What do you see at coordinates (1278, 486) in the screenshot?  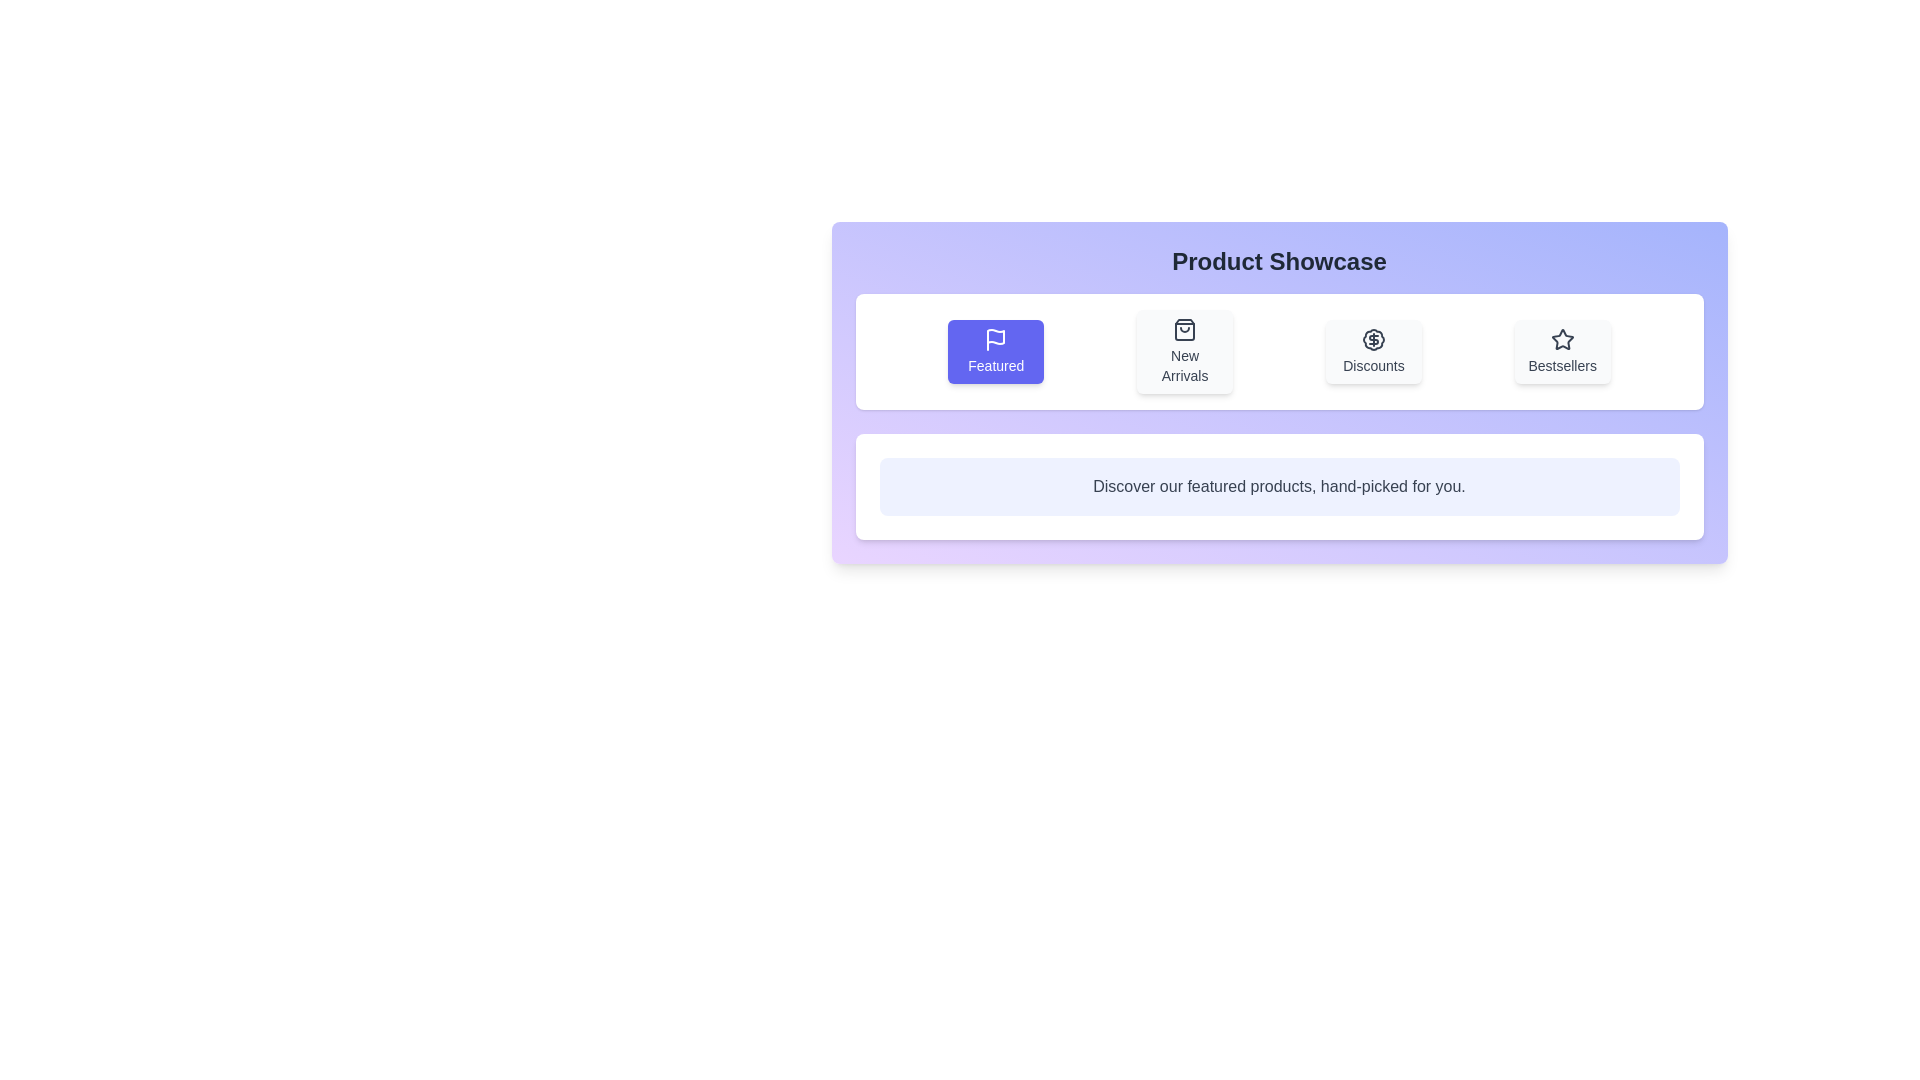 I see `text content from the Descriptive Text Block that displays 'Discover our featured products, hand-picked for you.'` at bounding box center [1278, 486].